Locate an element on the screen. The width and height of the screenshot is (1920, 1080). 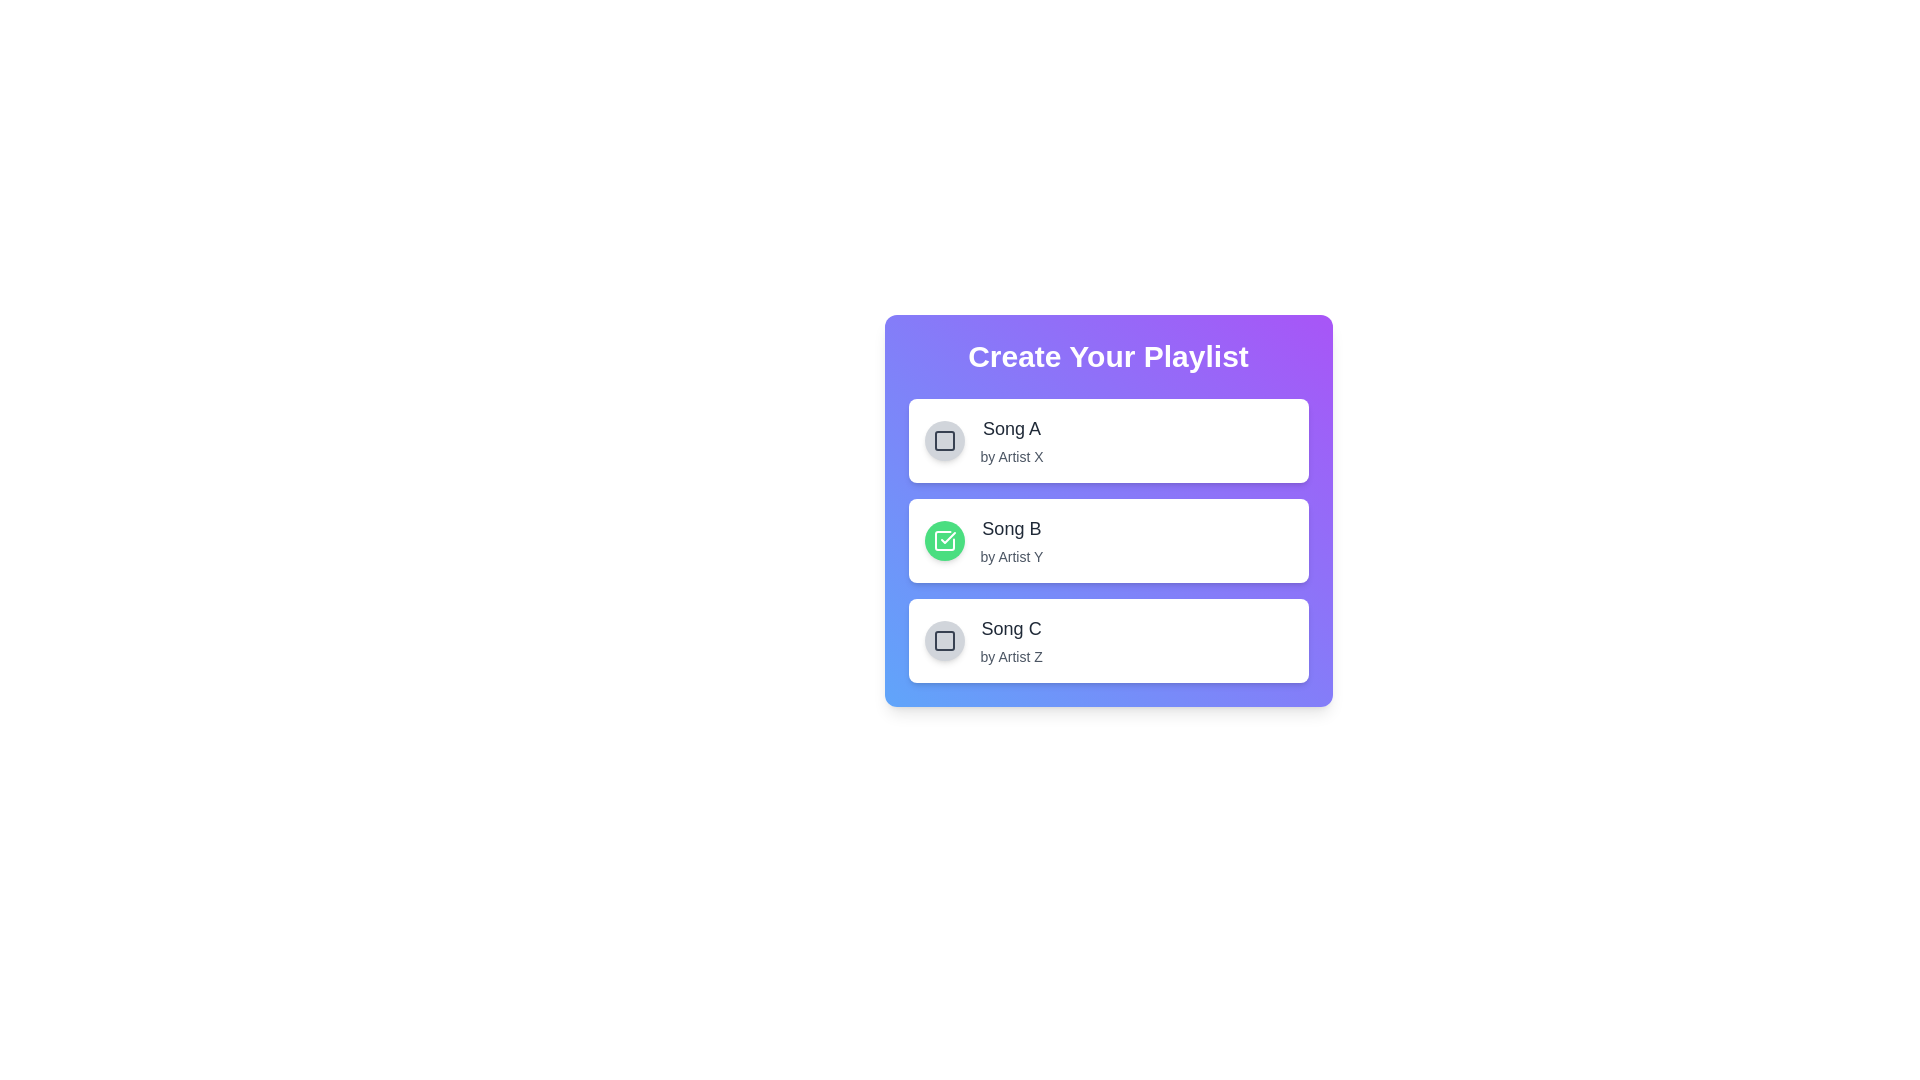
the checkbox for Song C by clicking it is located at coordinates (943, 640).